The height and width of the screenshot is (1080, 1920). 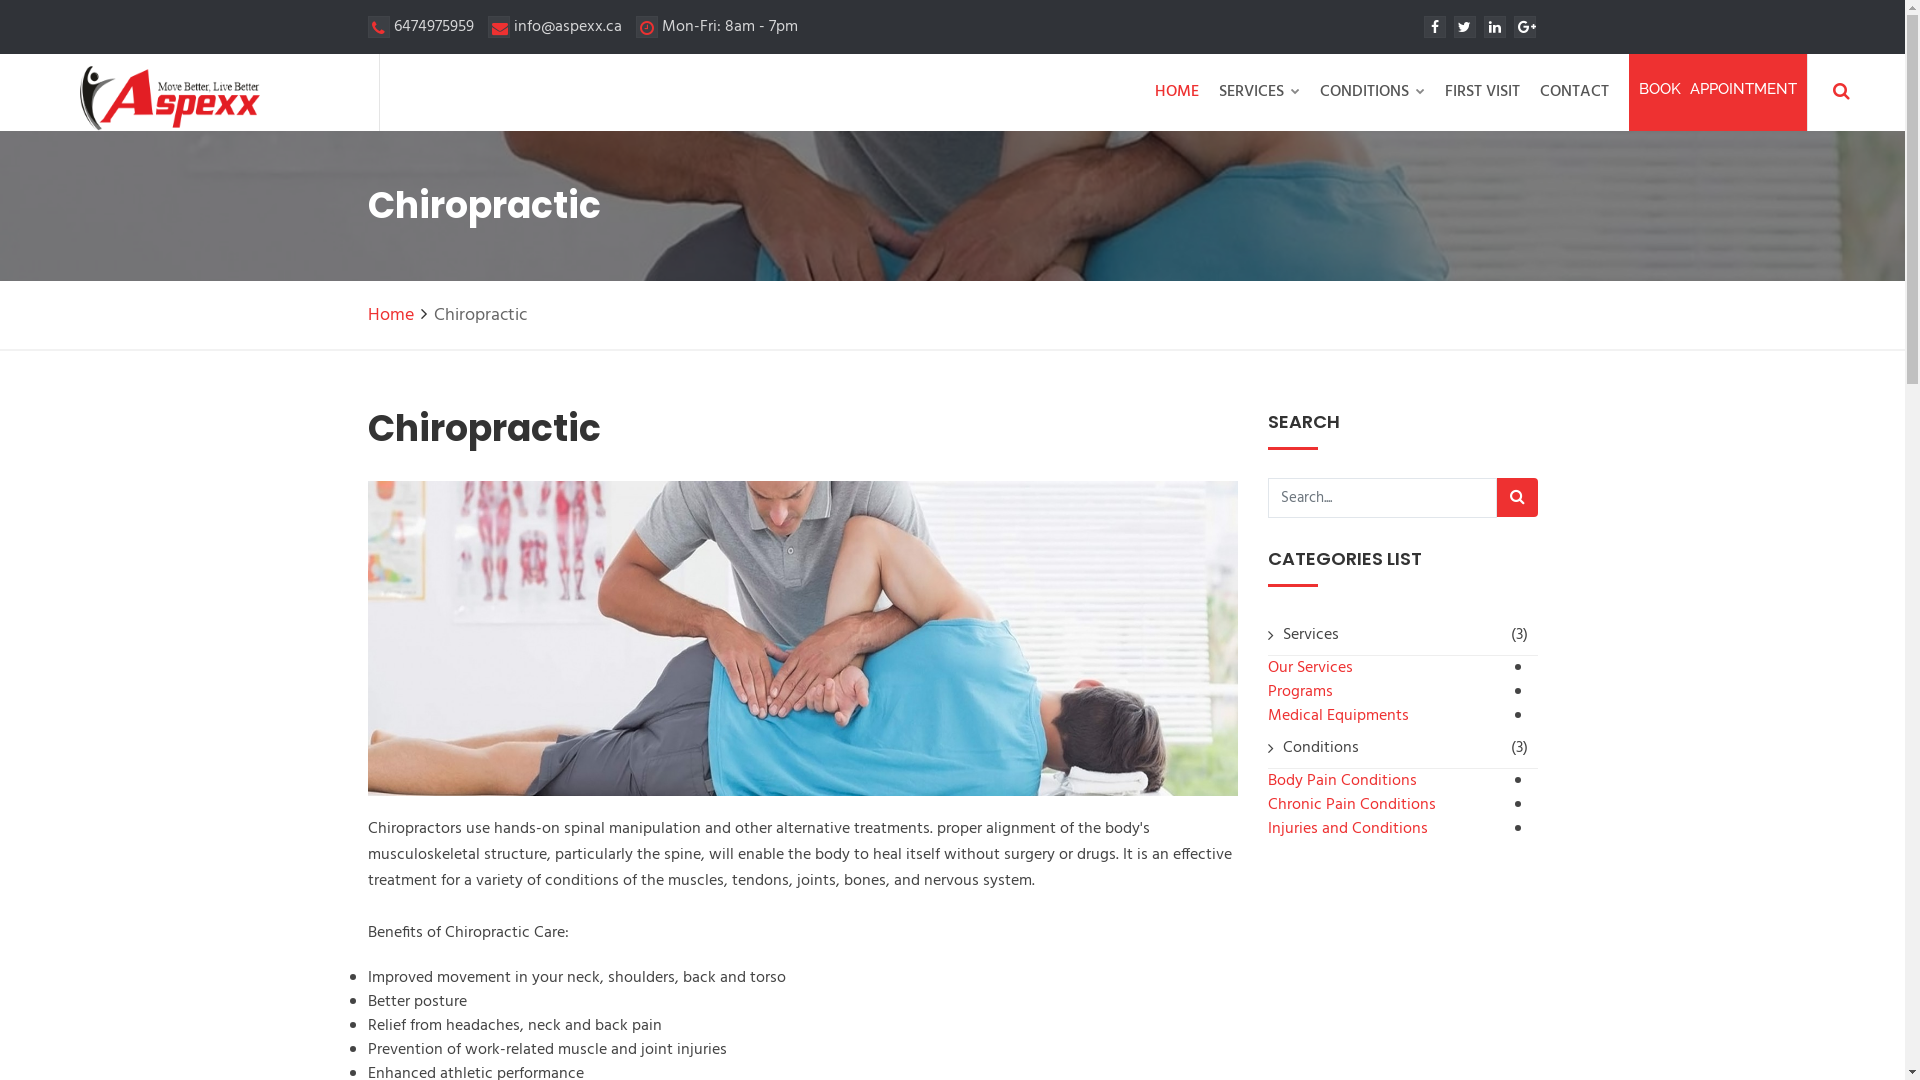 I want to click on 'Services', so click(x=1310, y=635).